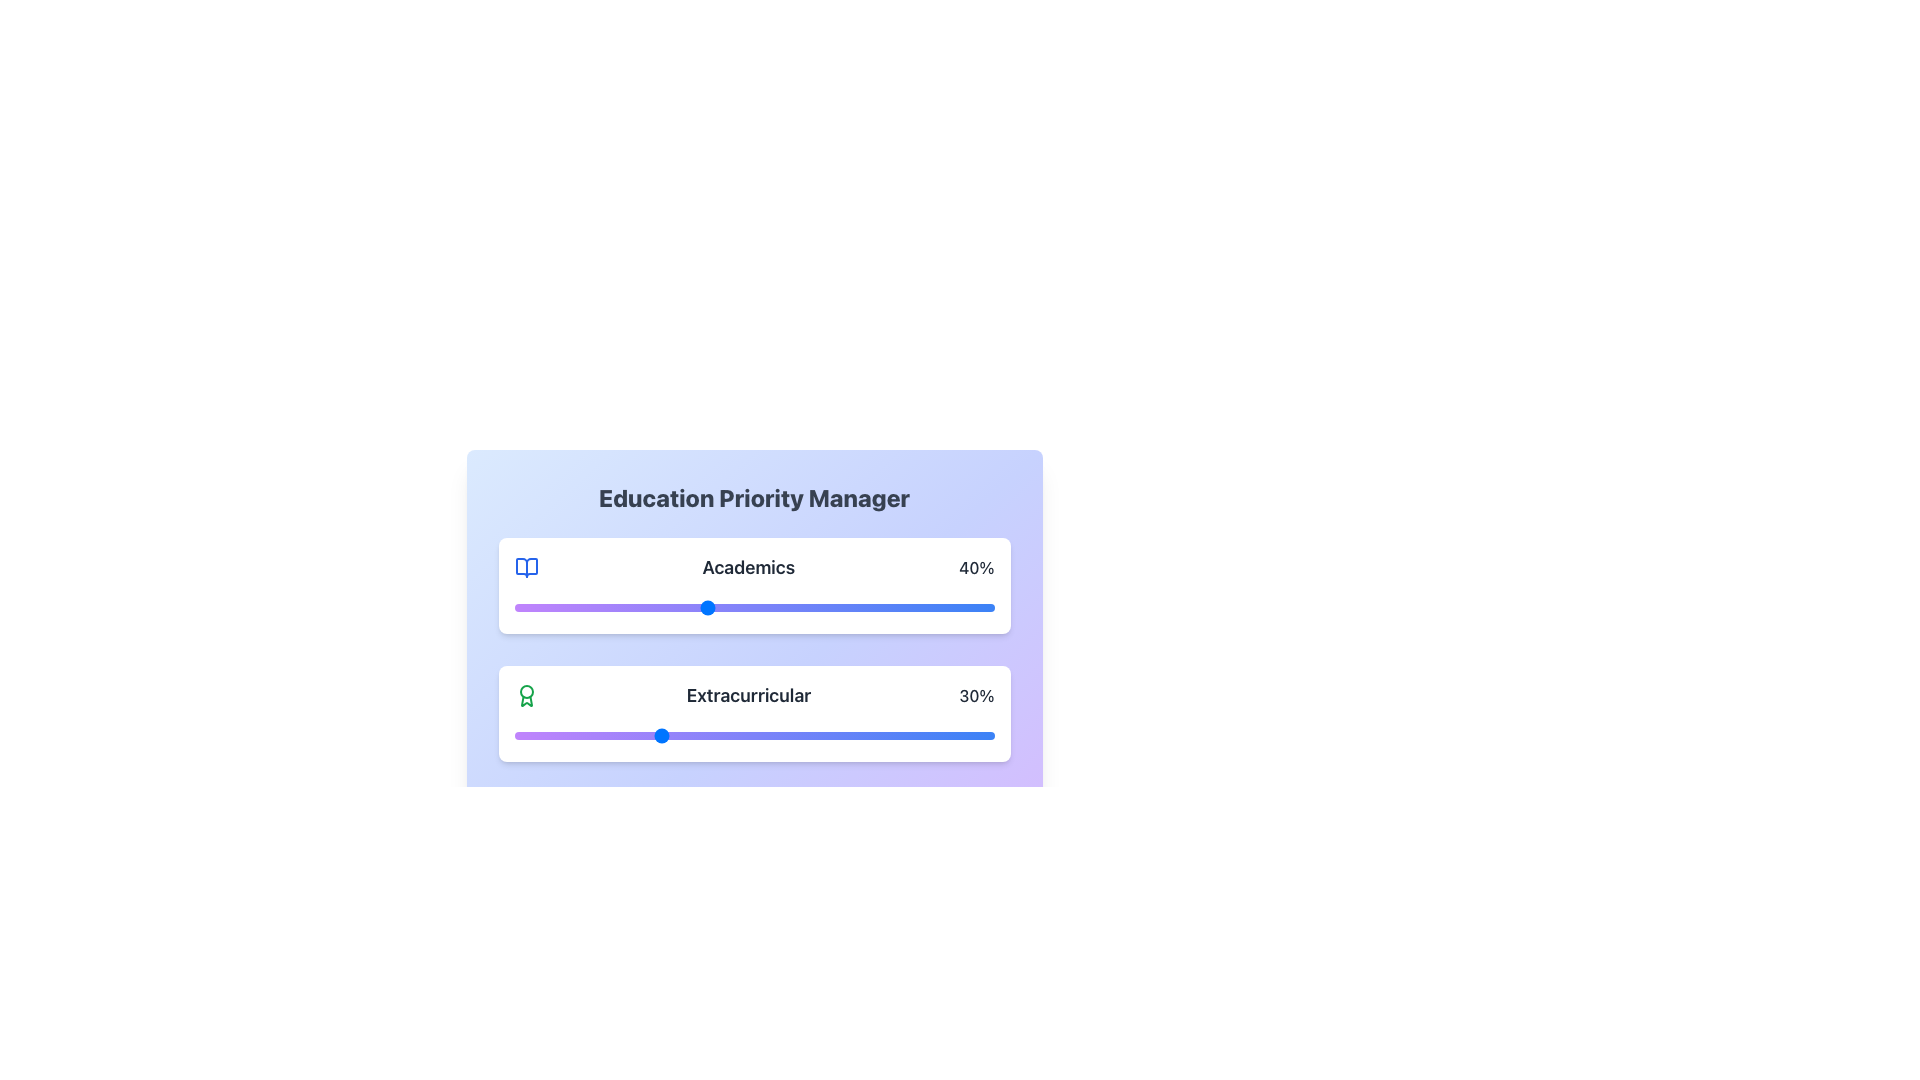 This screenshot has height=1080, width=1920. What do you see at coordinates (787, 736) in the screenshot?
I see `the slider` at bounding box center [787, 736].